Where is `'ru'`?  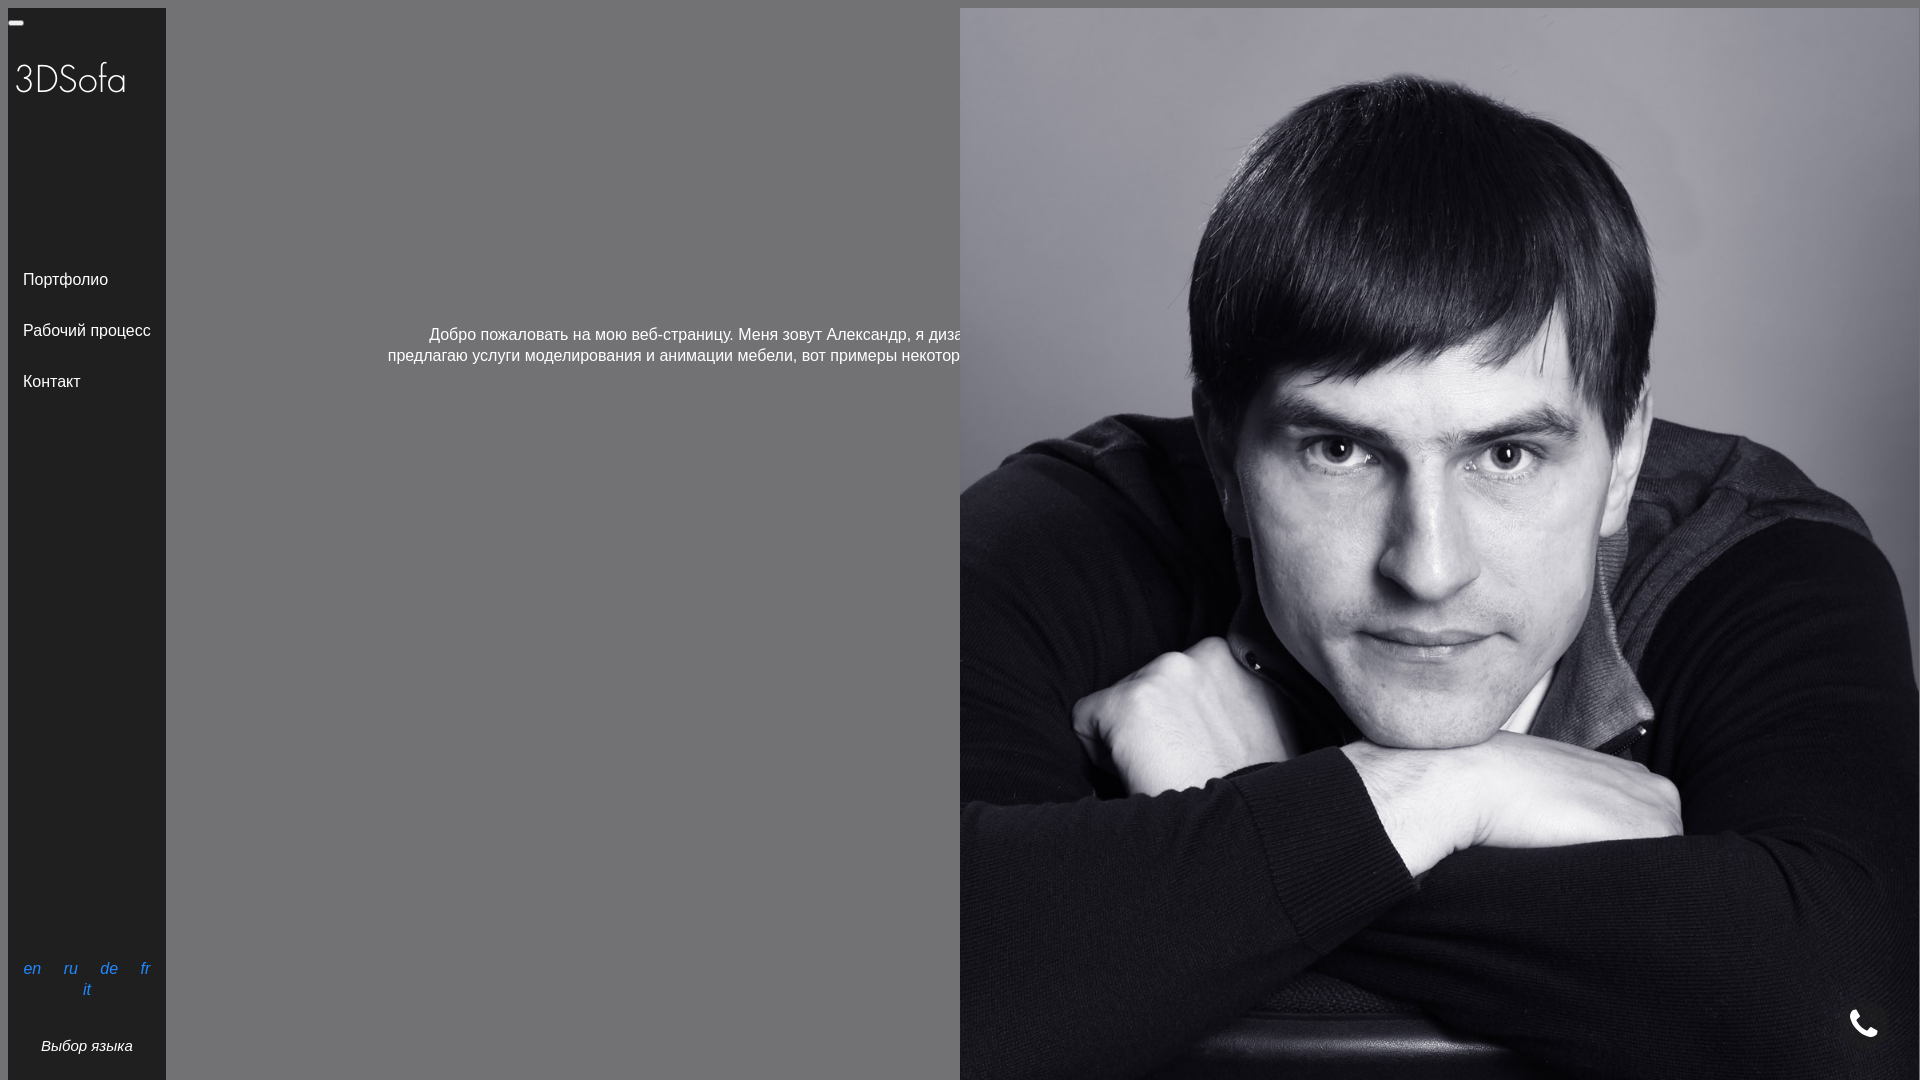
'ru' is located at coordinates (59, 967).